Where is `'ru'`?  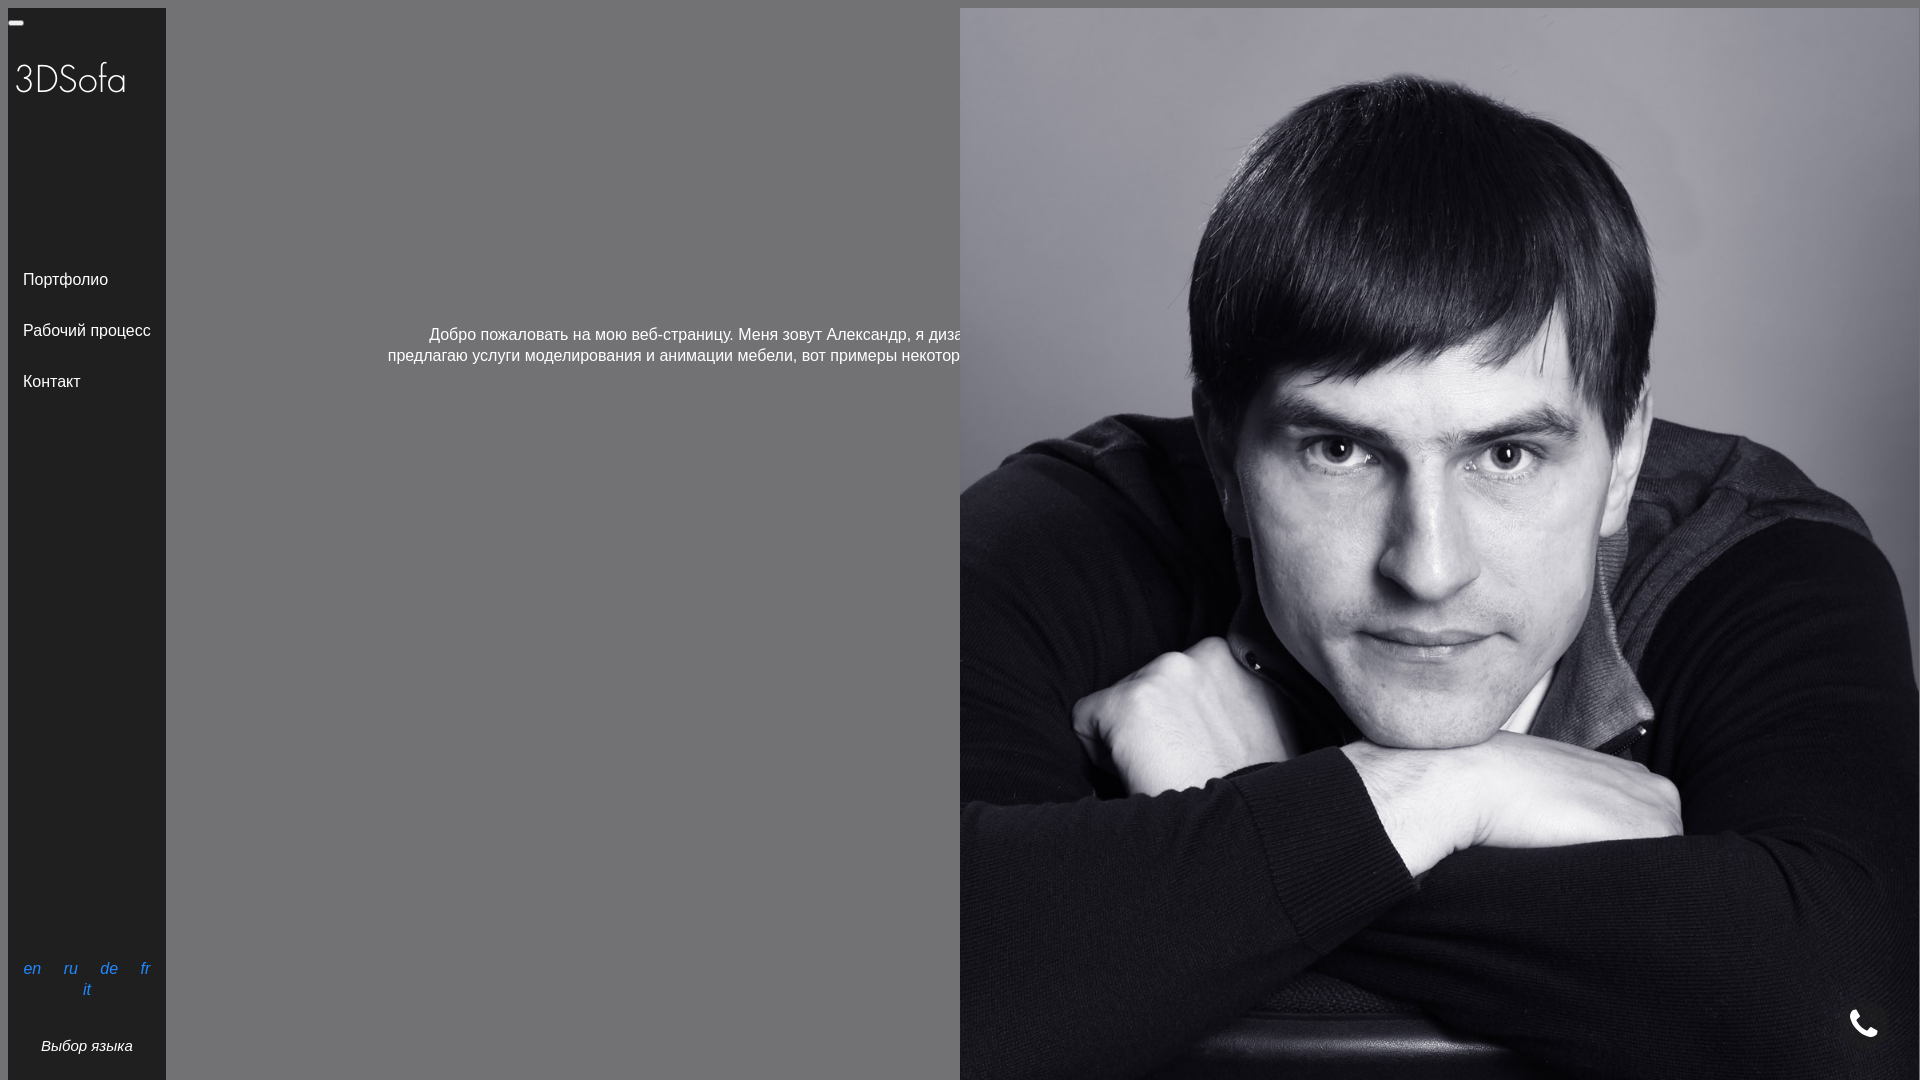
'ru' is located at coordinates (59, 967).